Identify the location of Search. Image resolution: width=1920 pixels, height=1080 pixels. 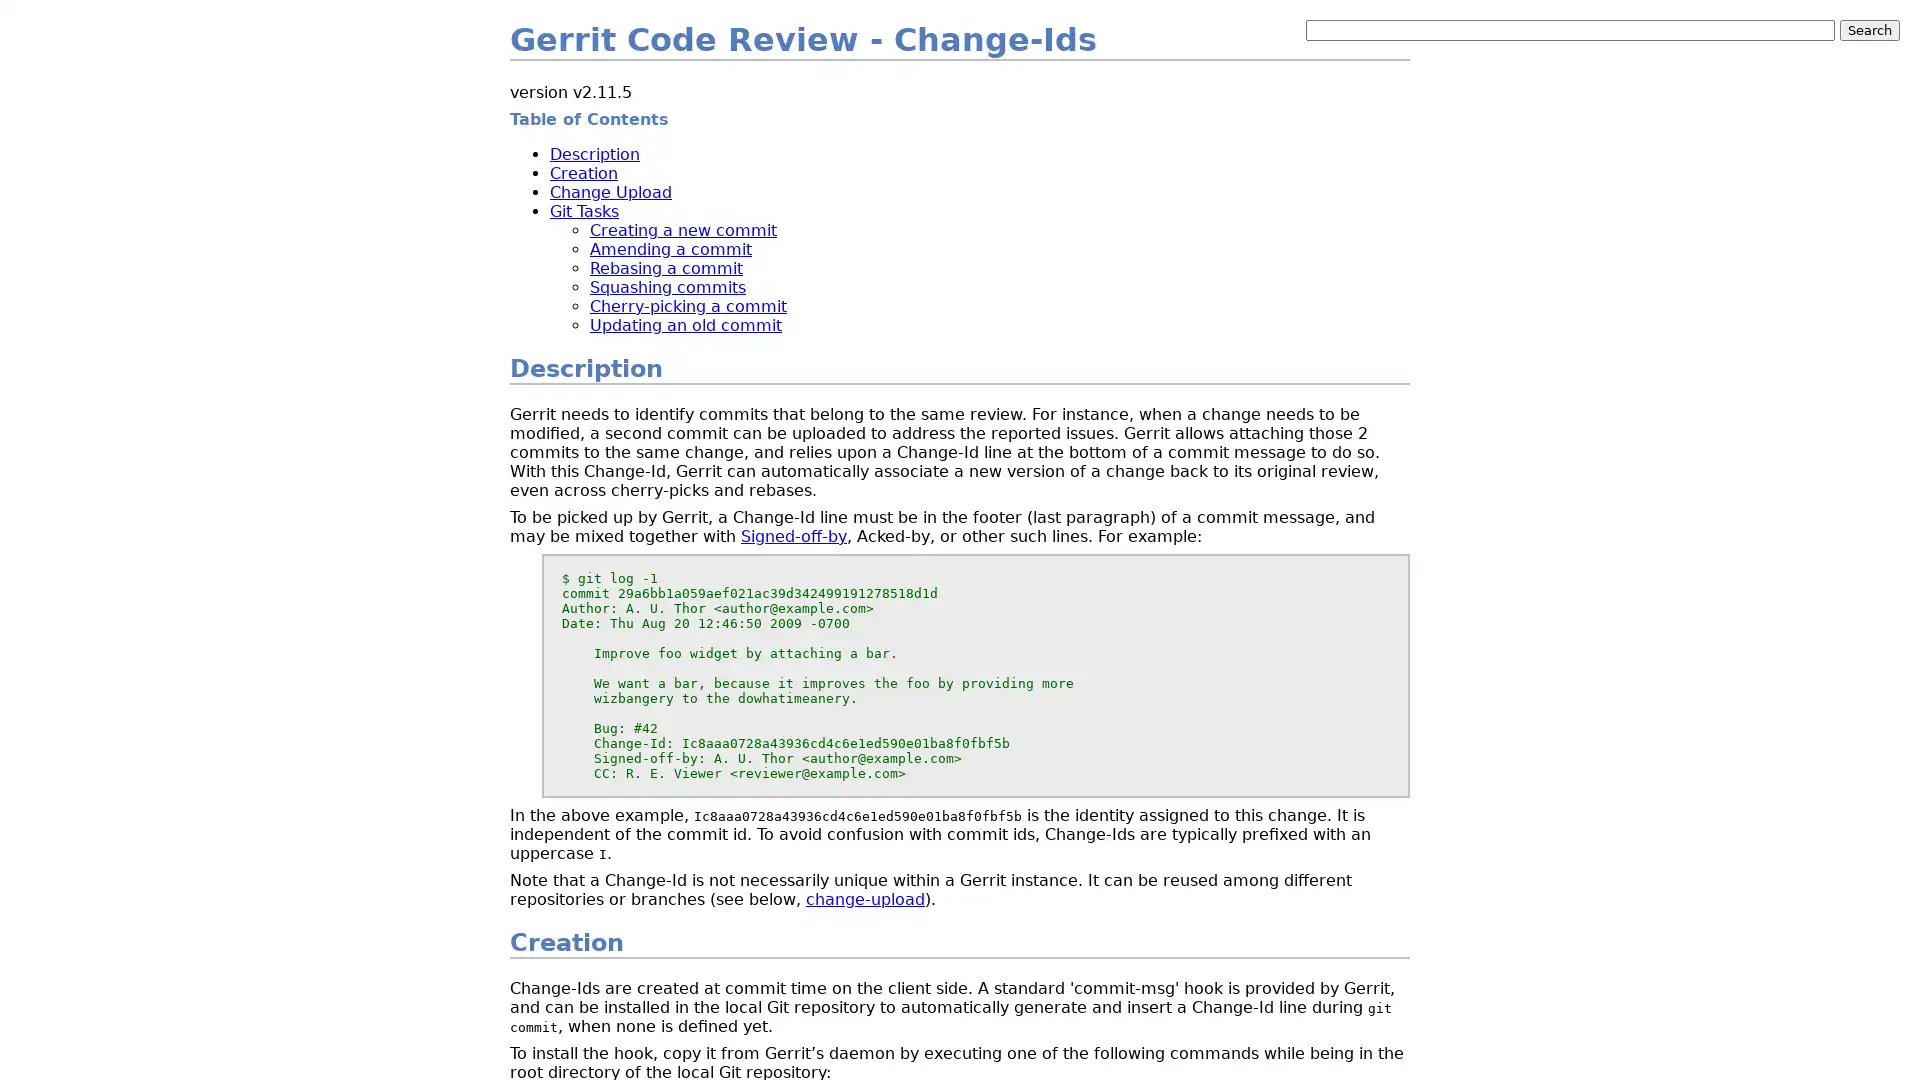
(1869, 30).